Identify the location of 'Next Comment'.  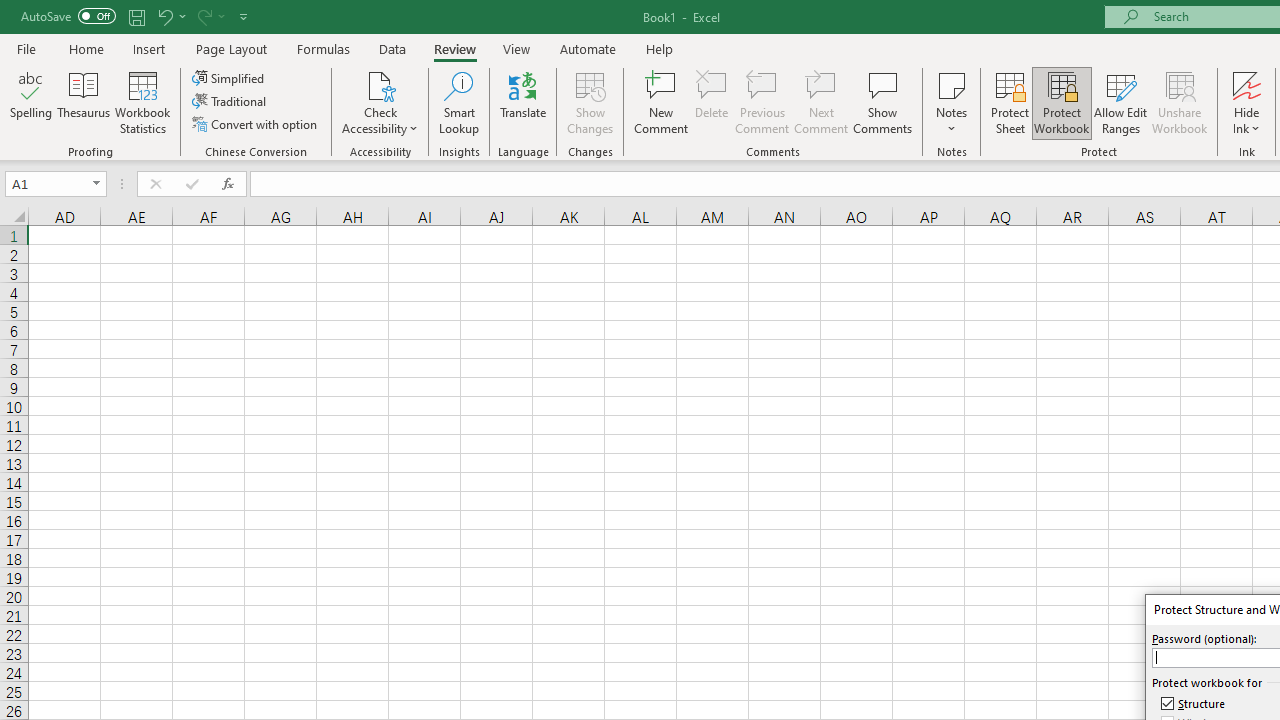
(821, 103).